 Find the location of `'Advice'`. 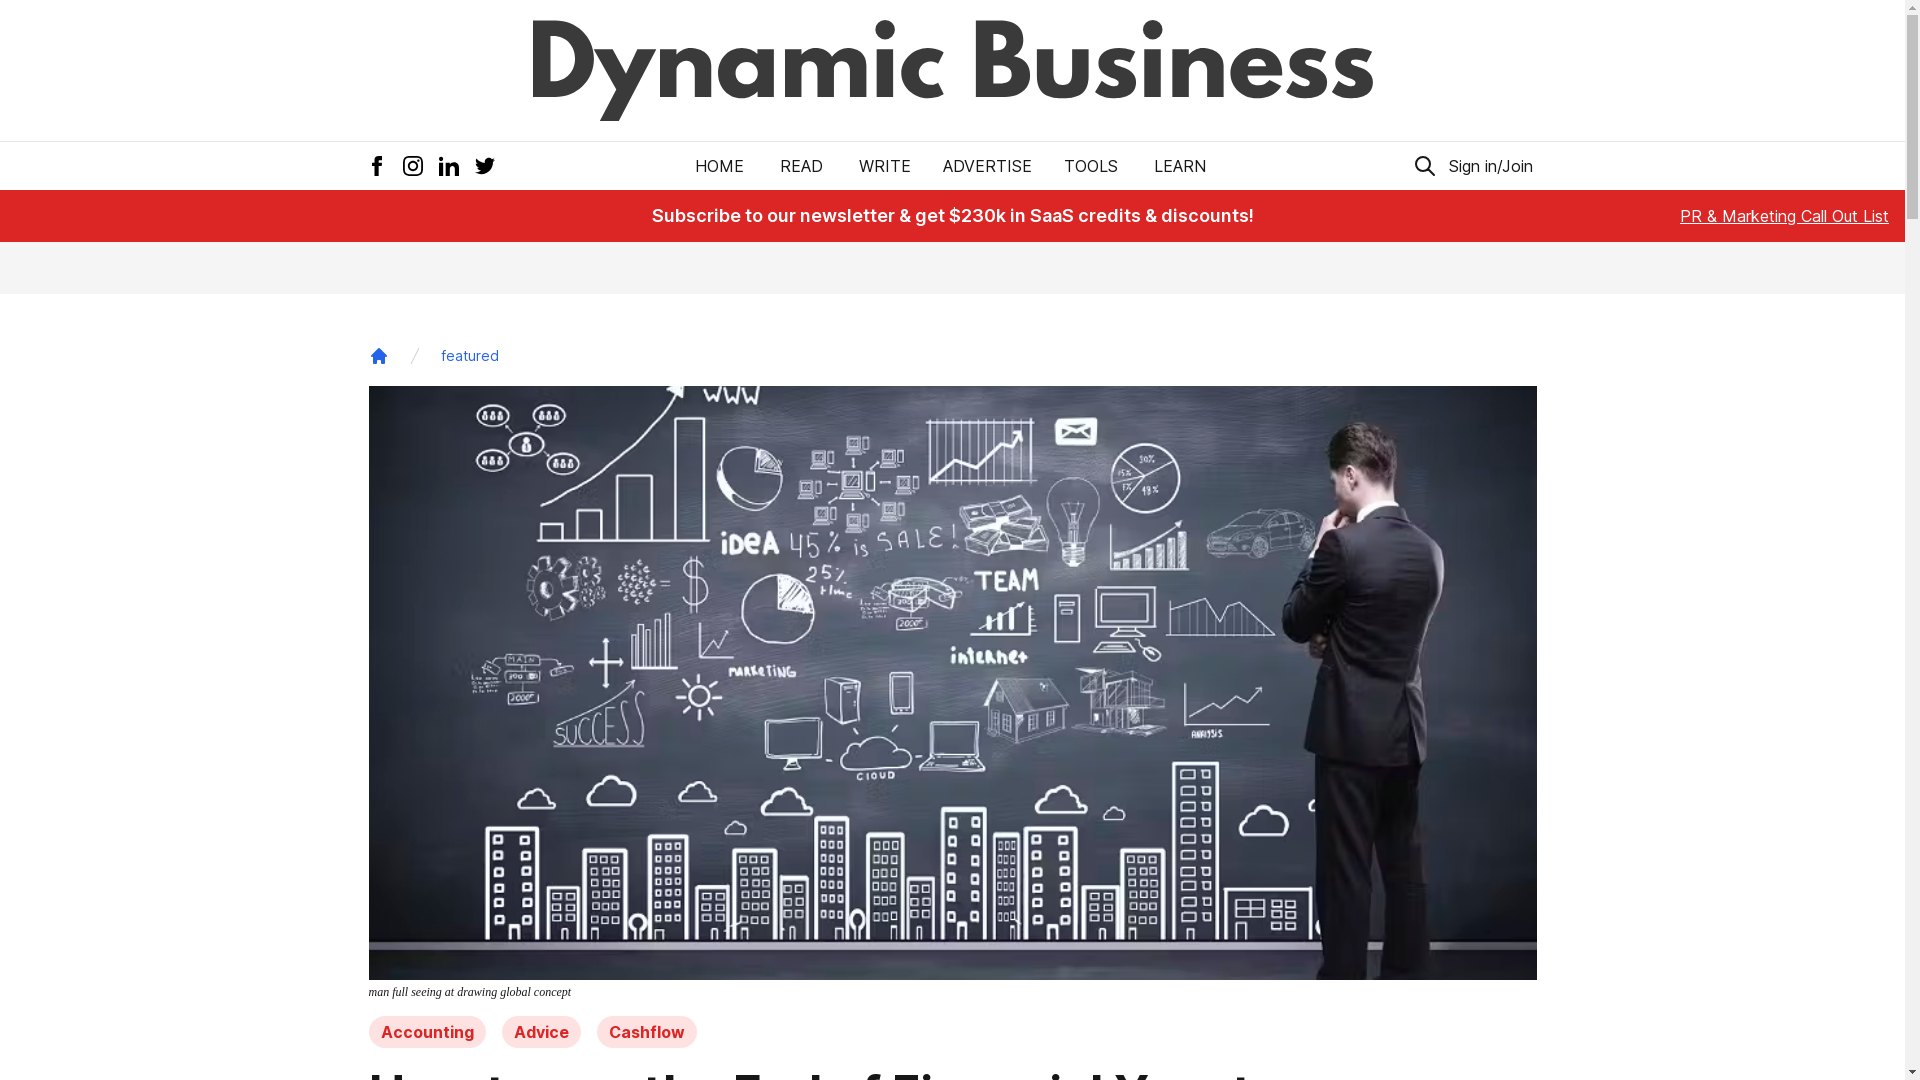

'Advice' is located at coordinates (502, 1032).